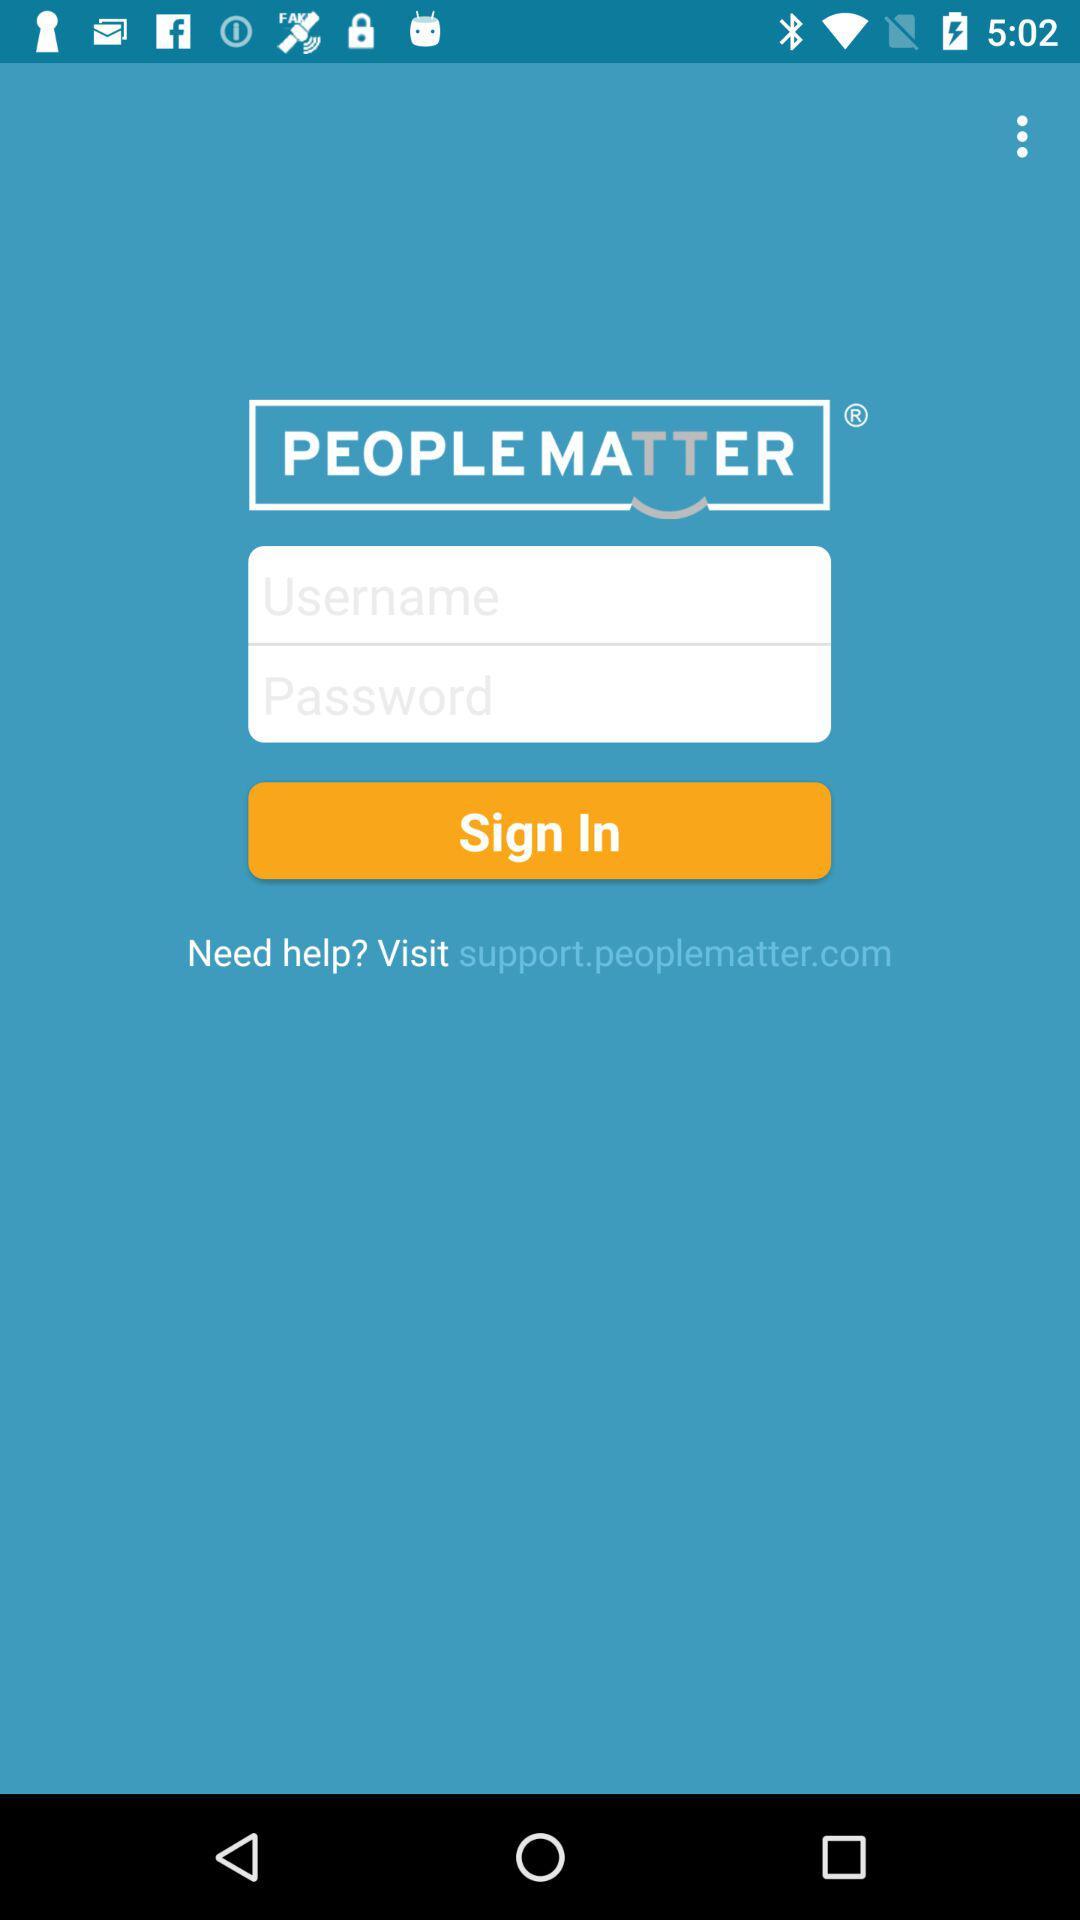  I want to click on sign in icon, so click(538, 830).